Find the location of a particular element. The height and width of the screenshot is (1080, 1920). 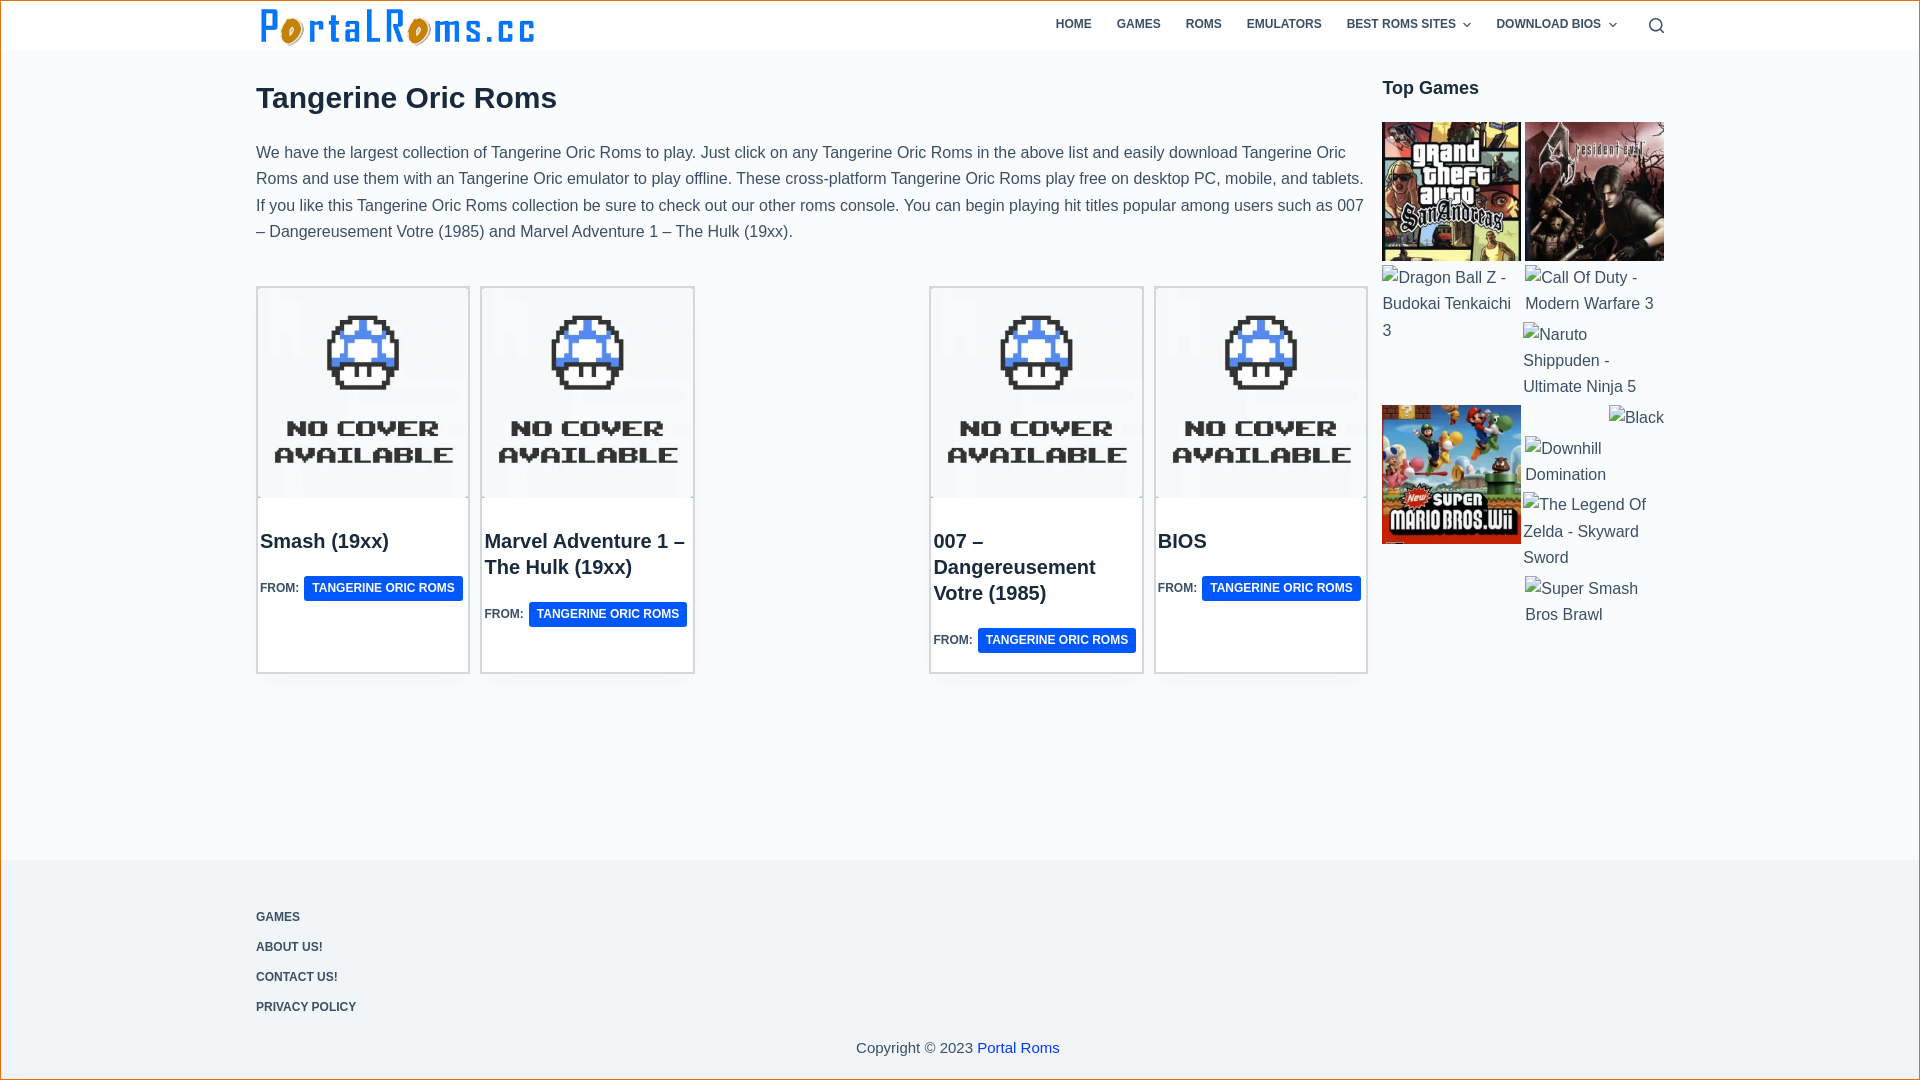

'EMULATORS' is located at coordinates (1232, 24).